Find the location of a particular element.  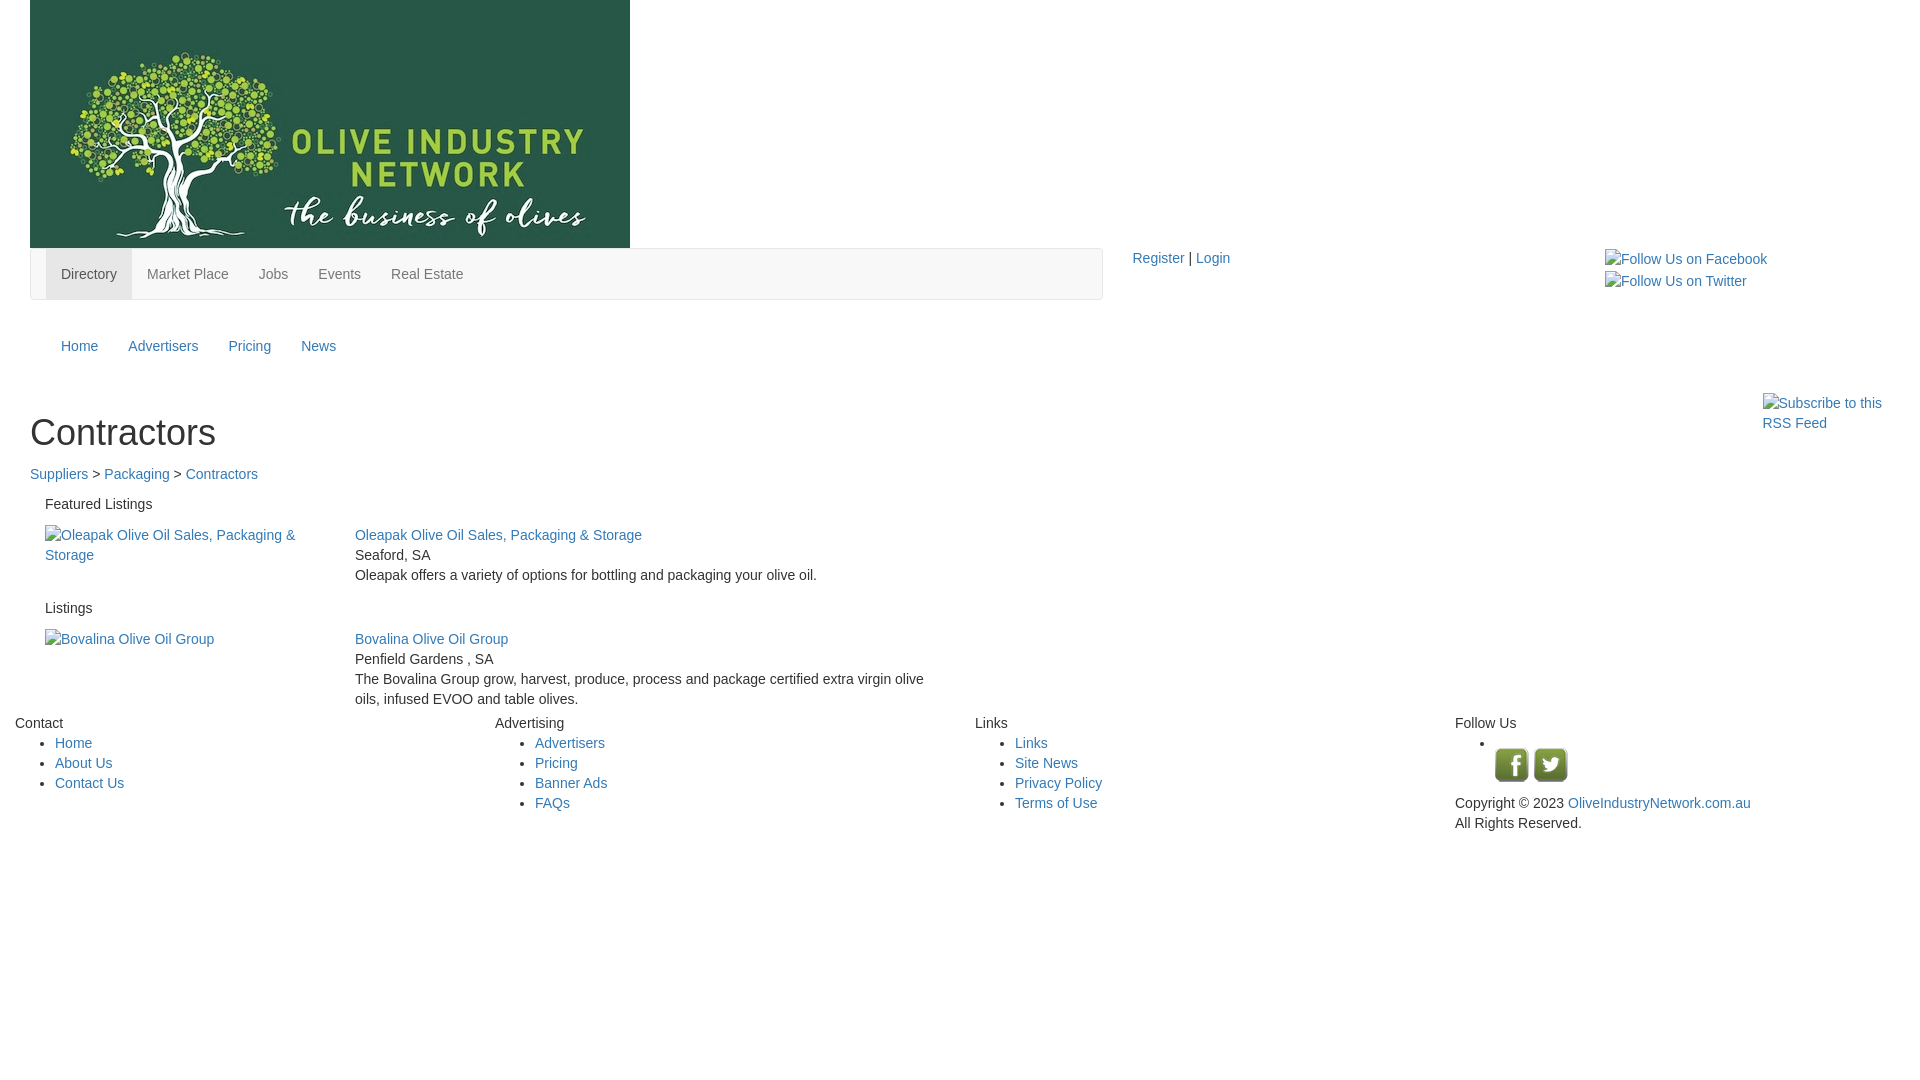

'Login' is located at coordinates (1212, 257).